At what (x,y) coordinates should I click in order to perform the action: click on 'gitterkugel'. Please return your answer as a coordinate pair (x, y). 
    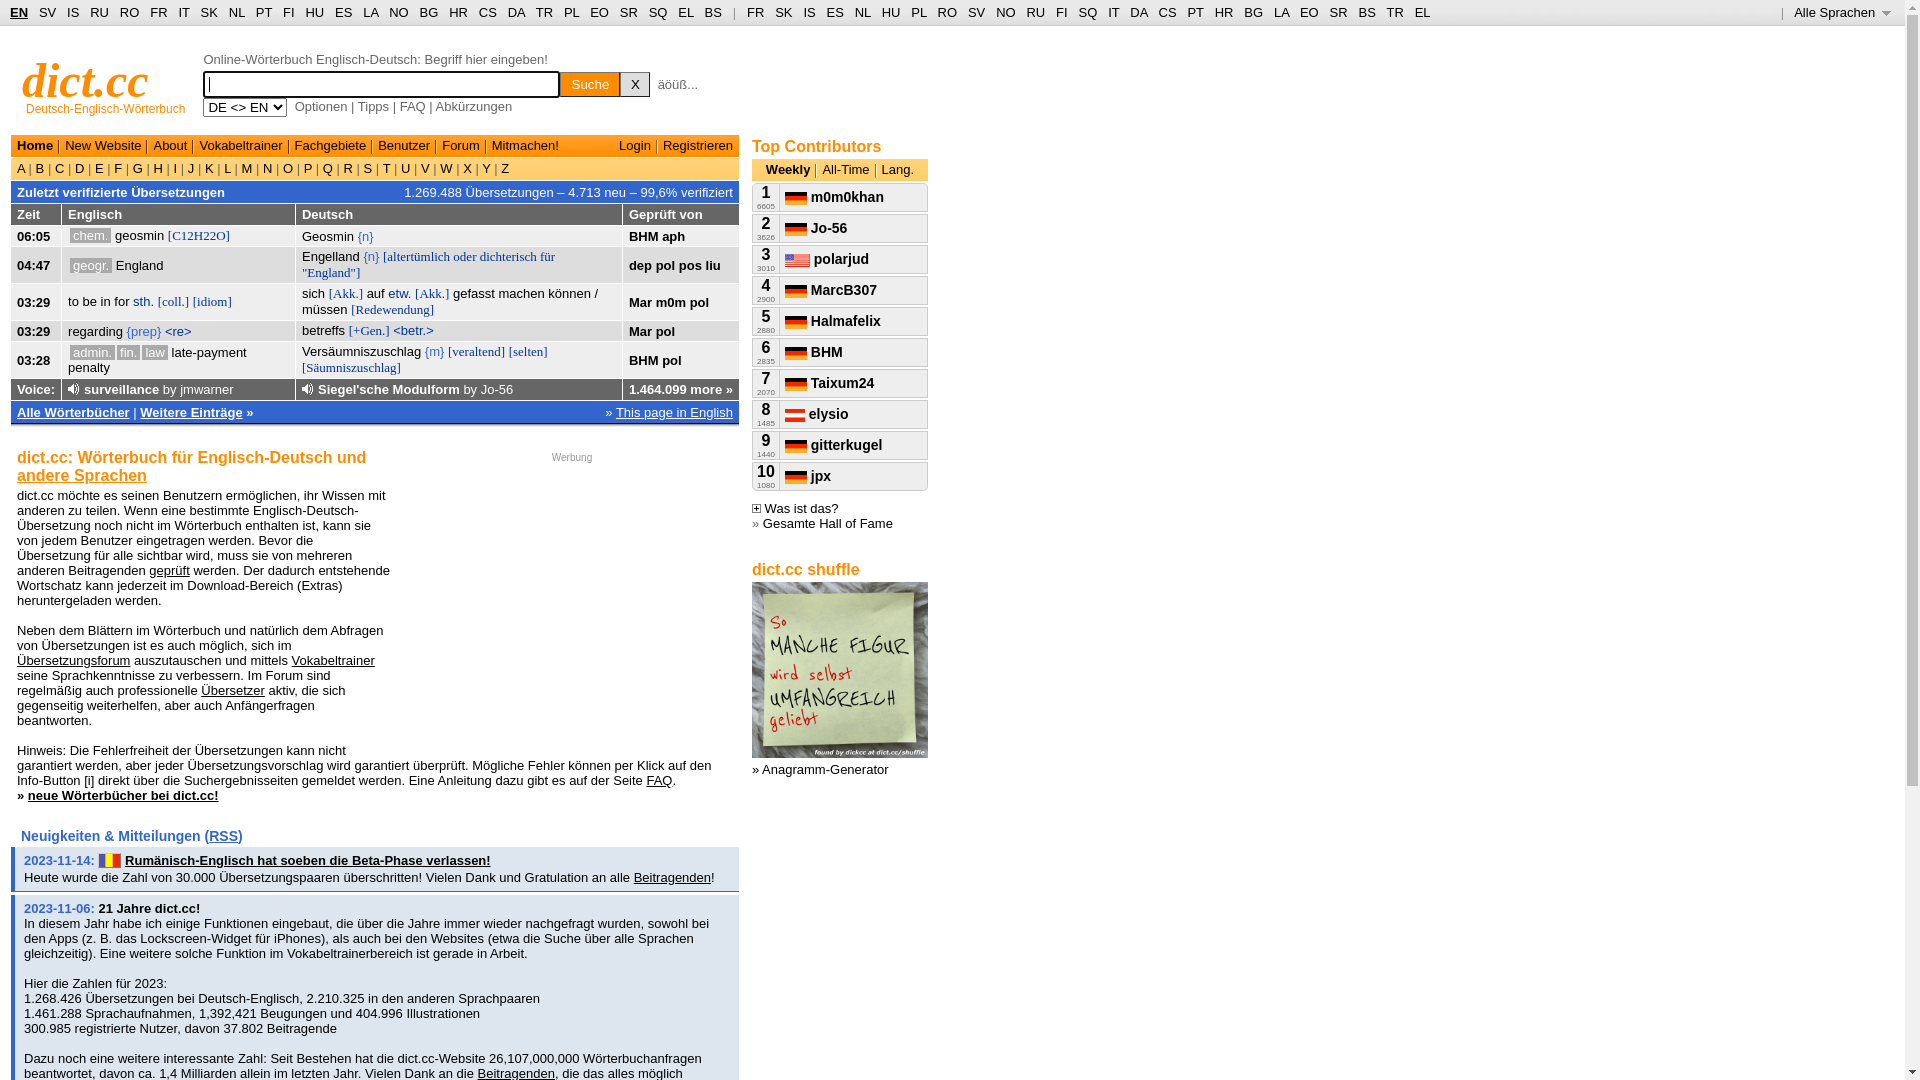
    Looking at the image, I should click on (784, 443).